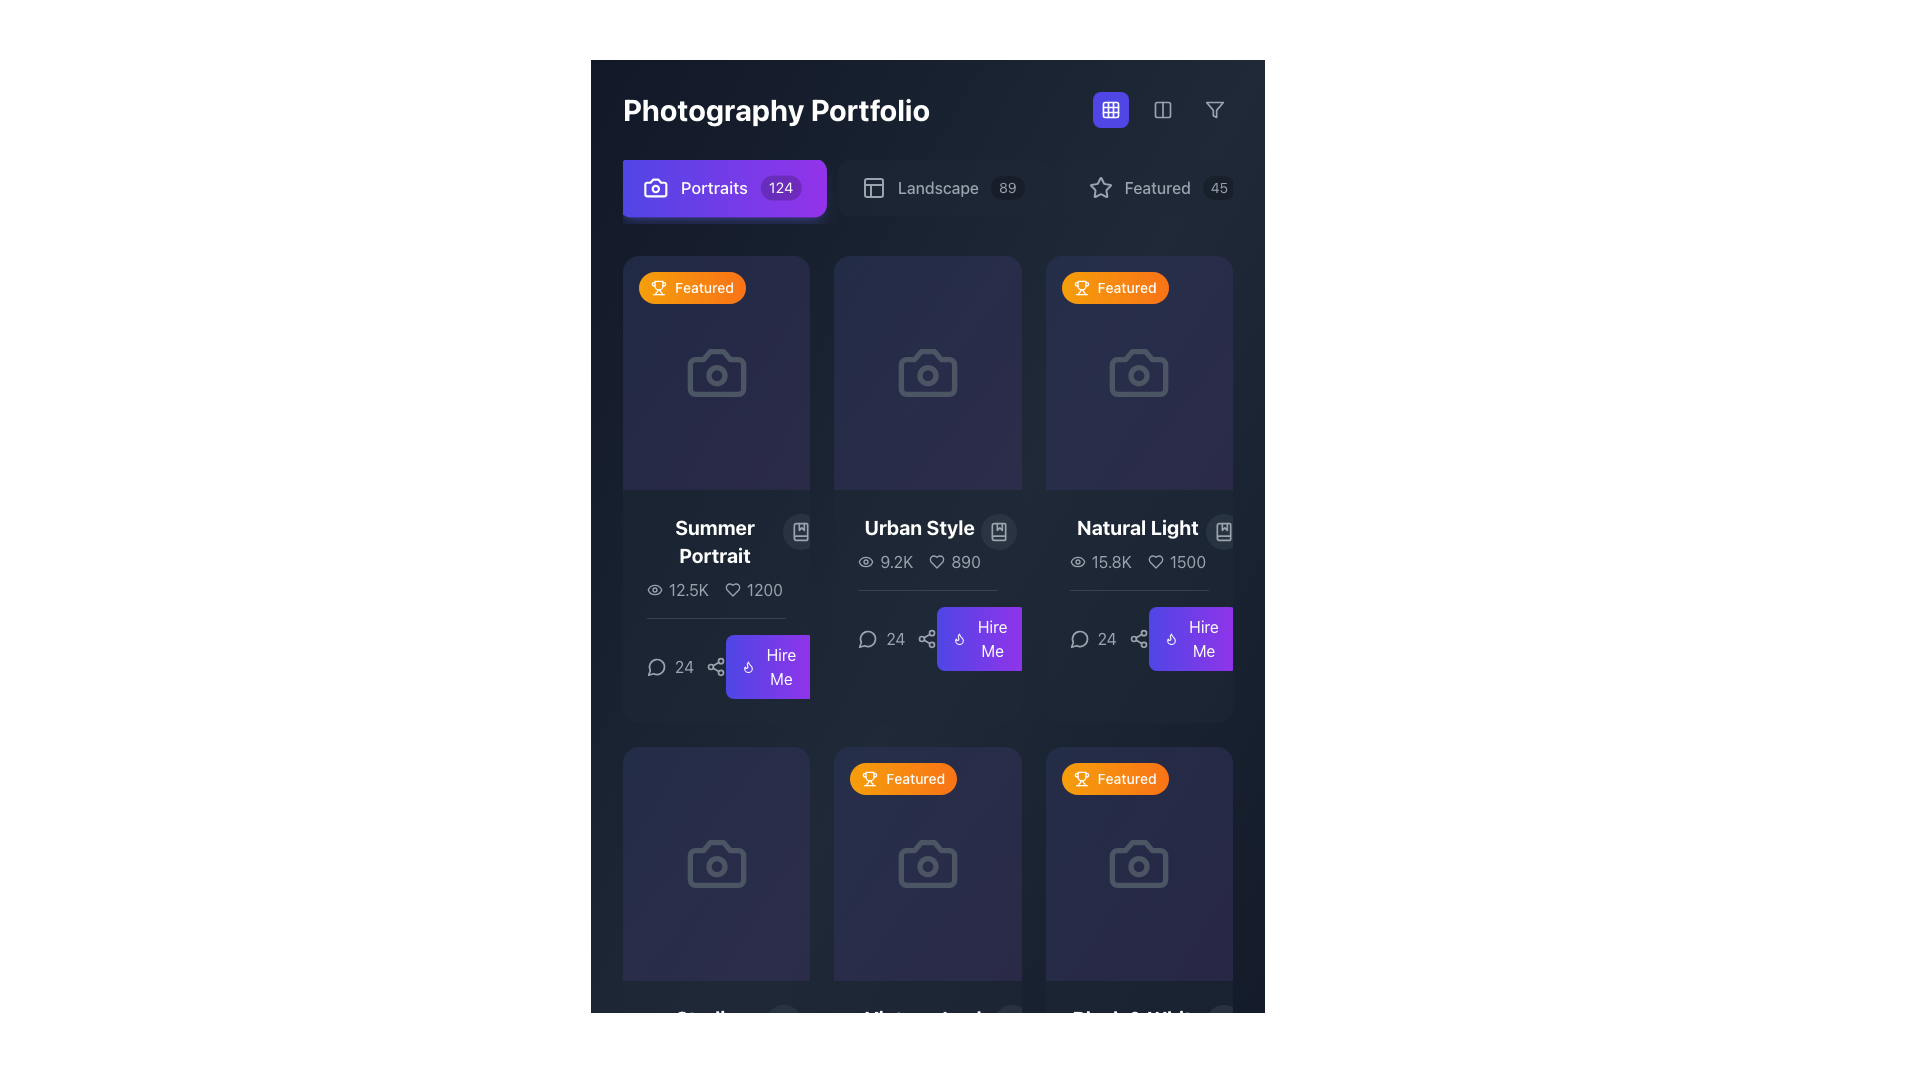  I want to click on the call-to-action button for hiring services located in the lower section of the 'Urban Style' card, the second card in the row of portfolio items under 'Portraits', so click(982, 639).